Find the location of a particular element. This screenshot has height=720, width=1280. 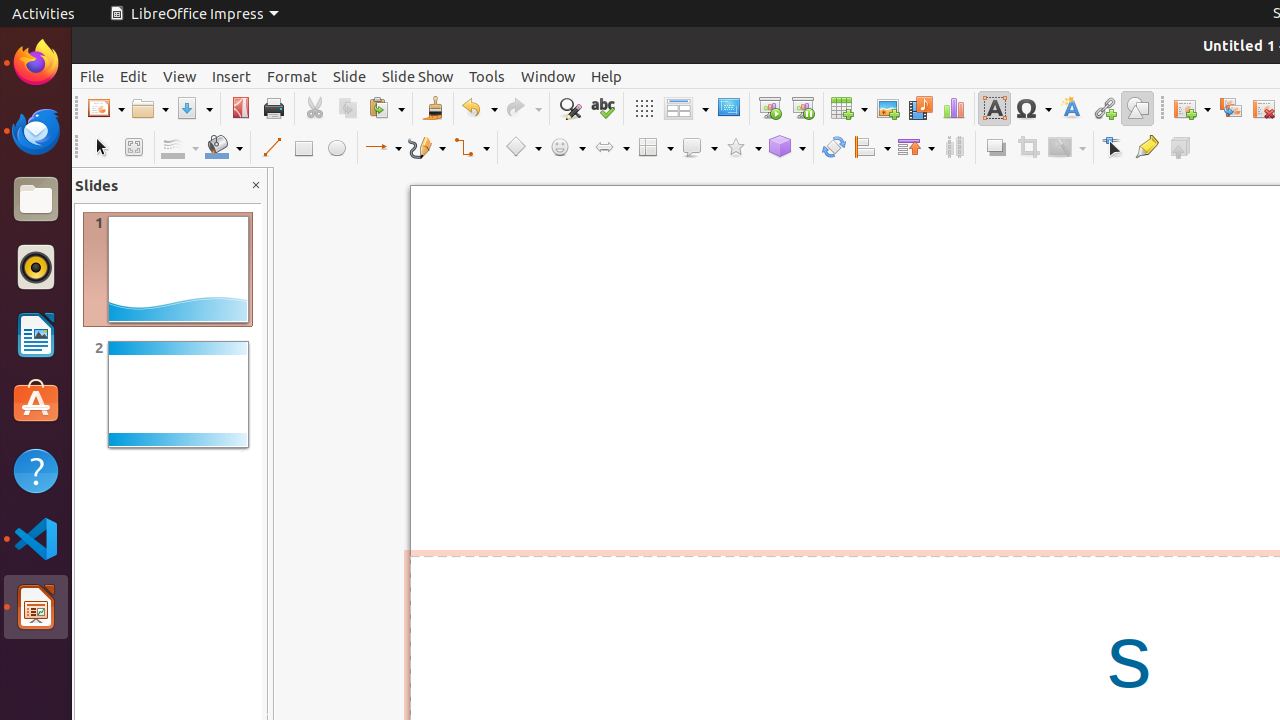

'Connectors' is located at coordinates (470, 146).